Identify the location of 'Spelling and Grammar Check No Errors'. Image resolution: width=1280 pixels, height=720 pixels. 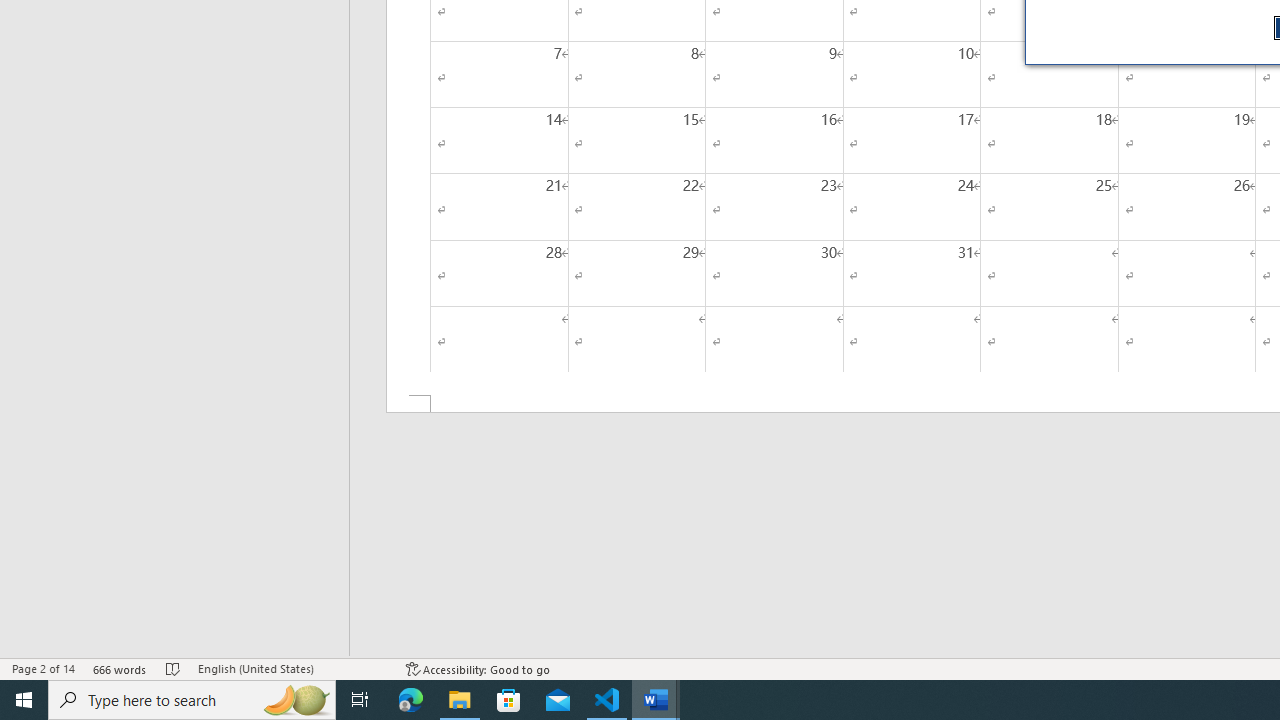
(173, 669).